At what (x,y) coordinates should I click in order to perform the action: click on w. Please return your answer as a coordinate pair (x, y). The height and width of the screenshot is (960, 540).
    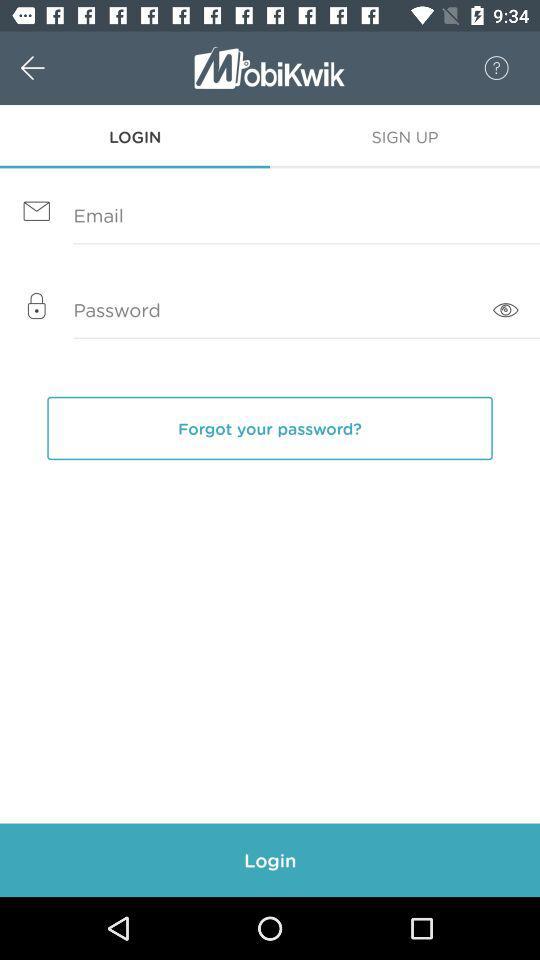
    Looking at the image, I should click on (54, 68).